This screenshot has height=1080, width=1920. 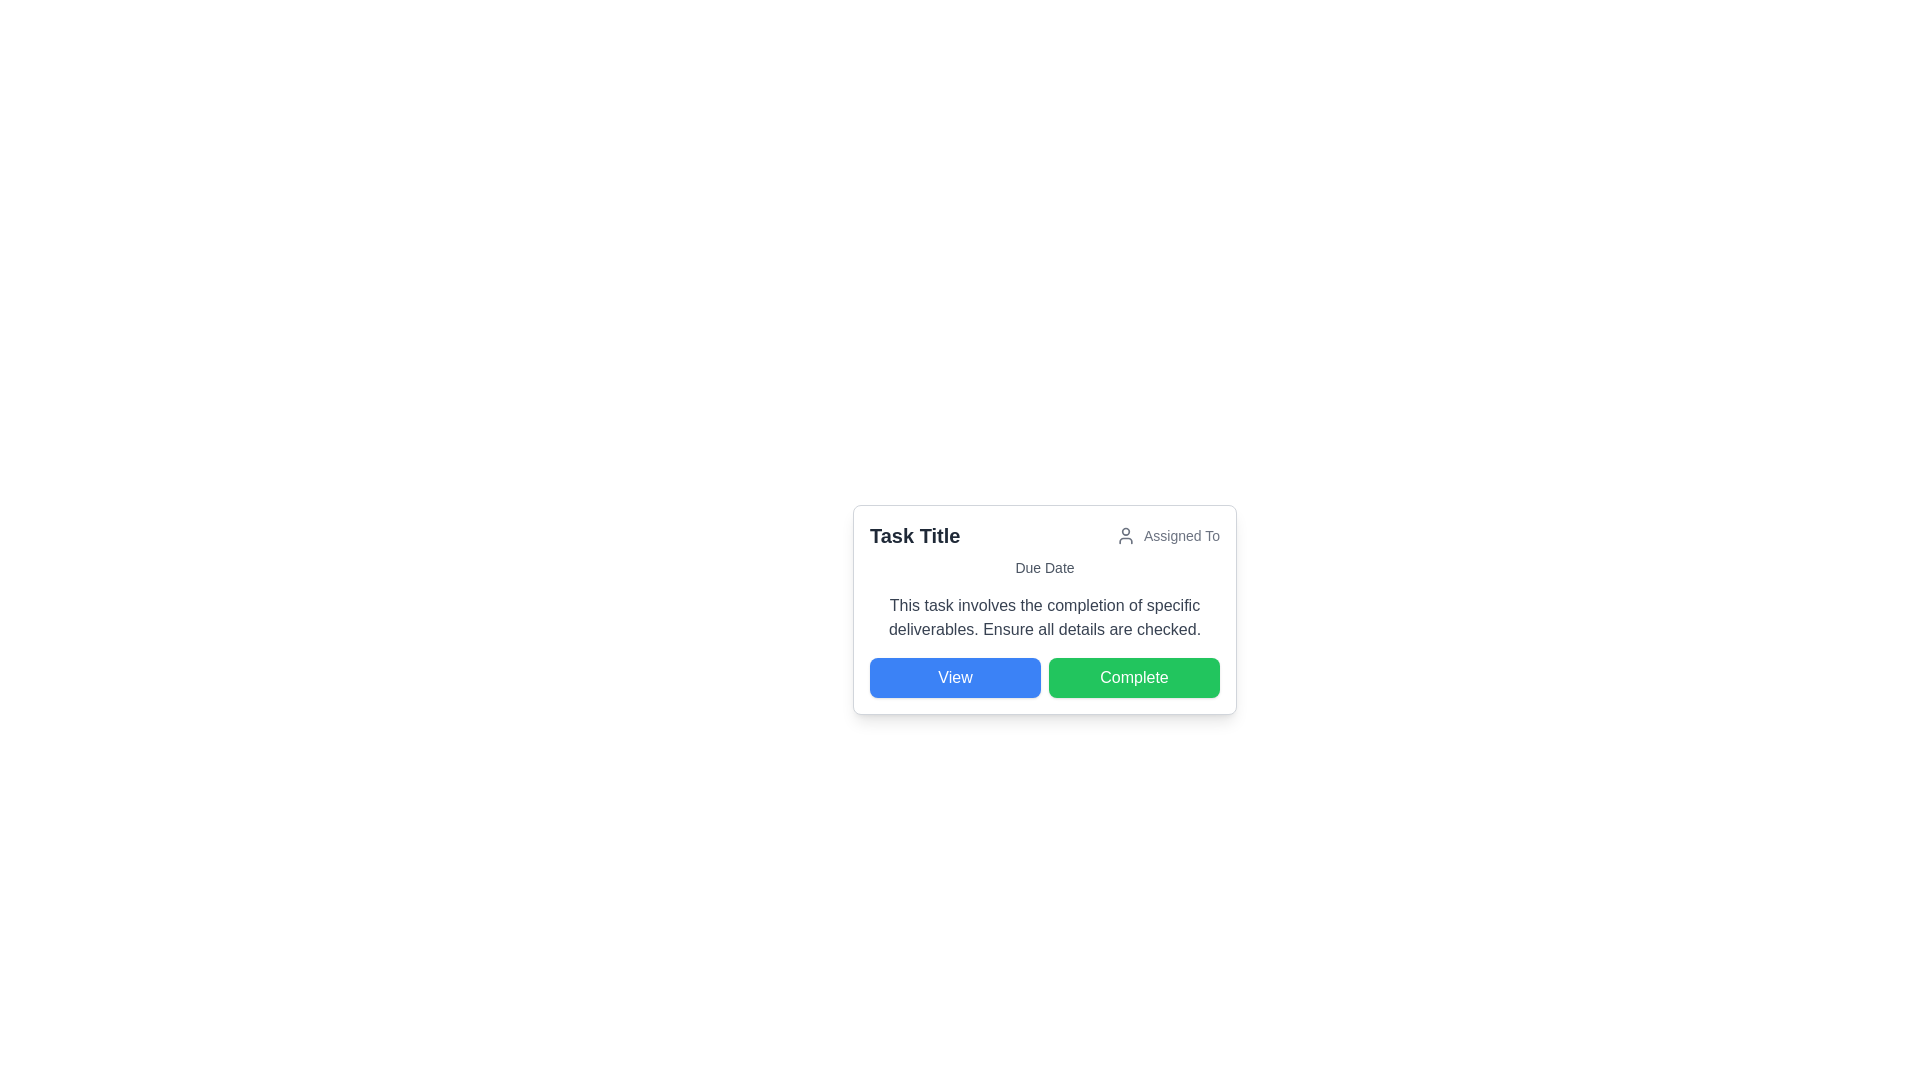 I want to click on the non-interactive informational text block located below the 'Due Date' label and above the 'View' and 'Complete' buttons within the card interface, so click(x=1044, y=616).